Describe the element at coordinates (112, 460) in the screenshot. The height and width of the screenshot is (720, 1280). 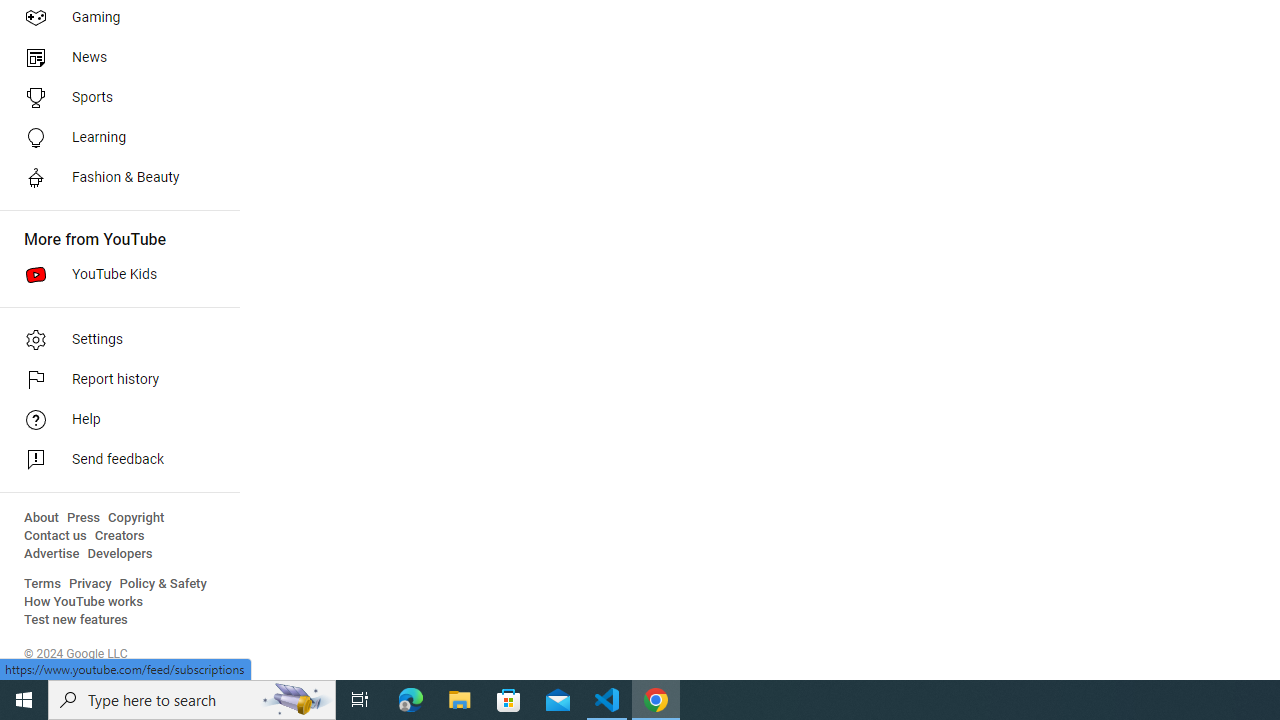
I see `'Send feedback'` at that location.